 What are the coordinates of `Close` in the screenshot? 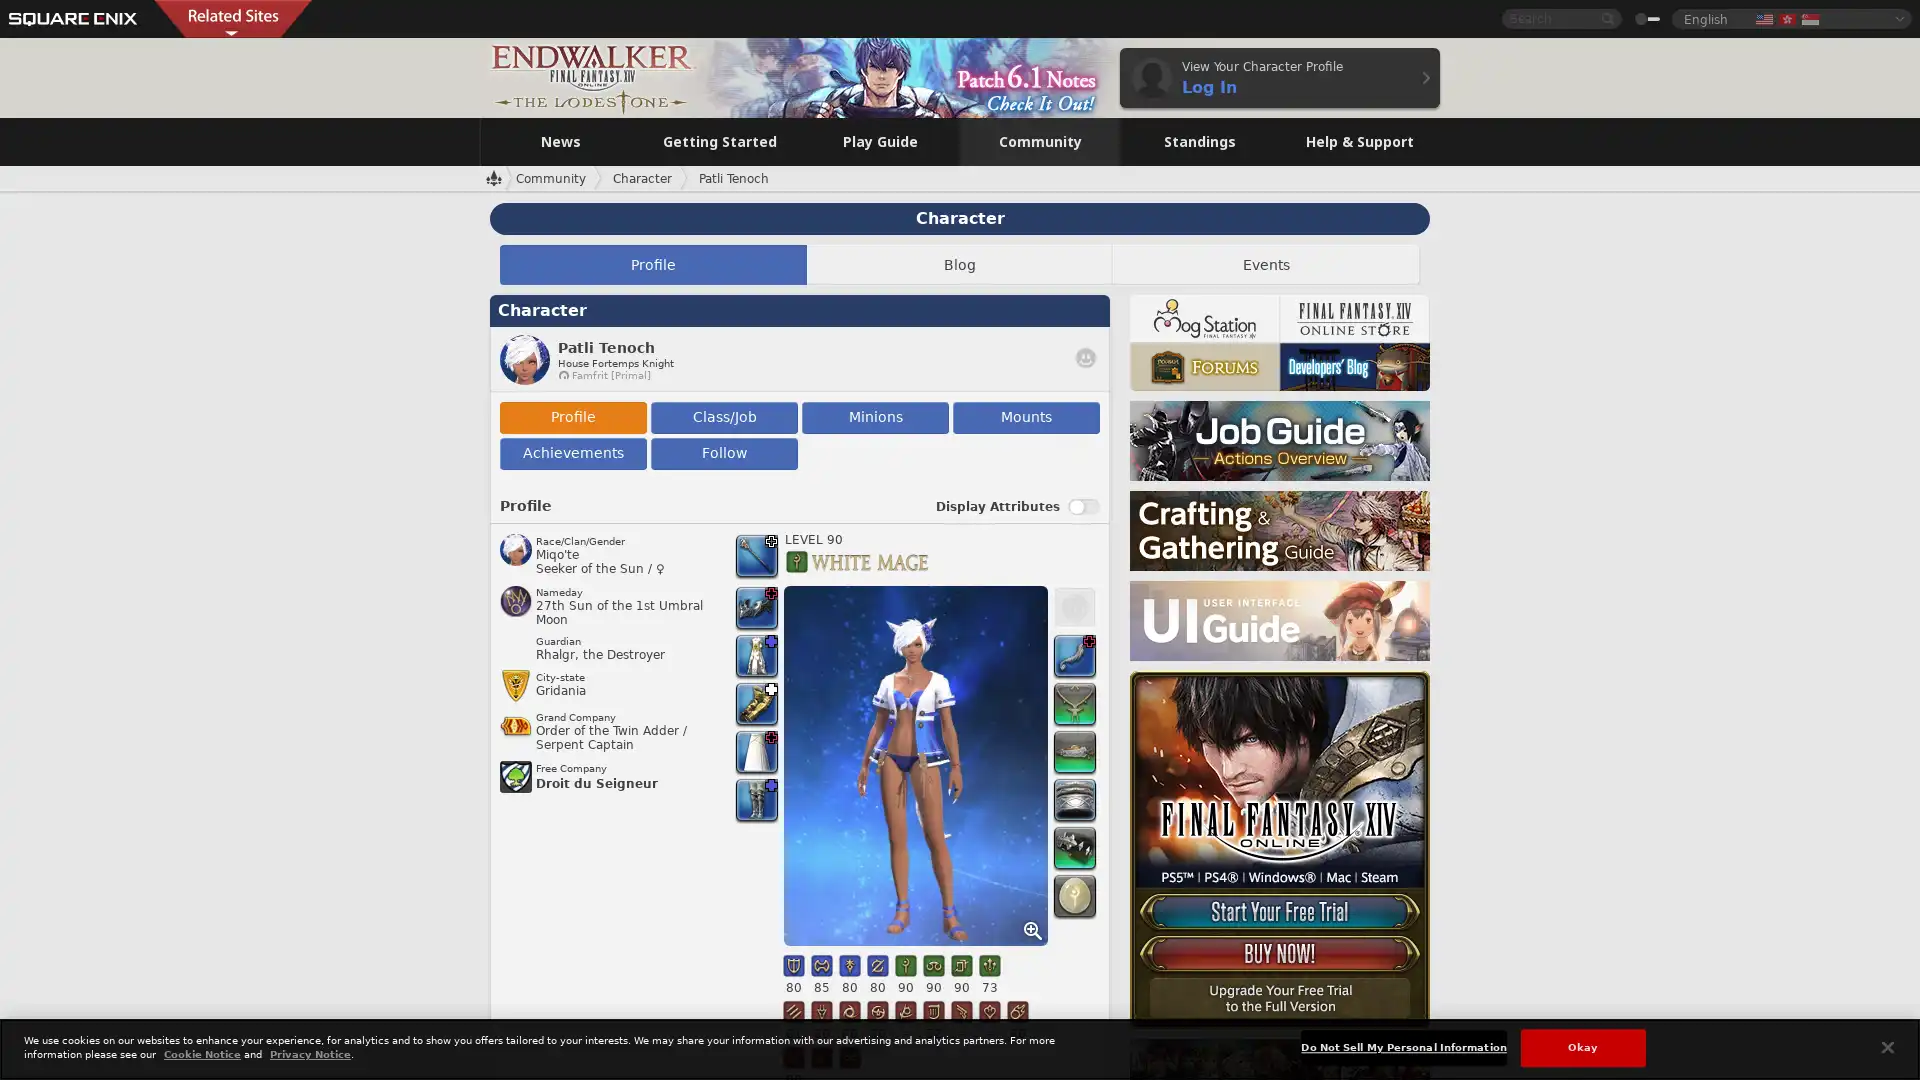 It's located at (1886, 1045).